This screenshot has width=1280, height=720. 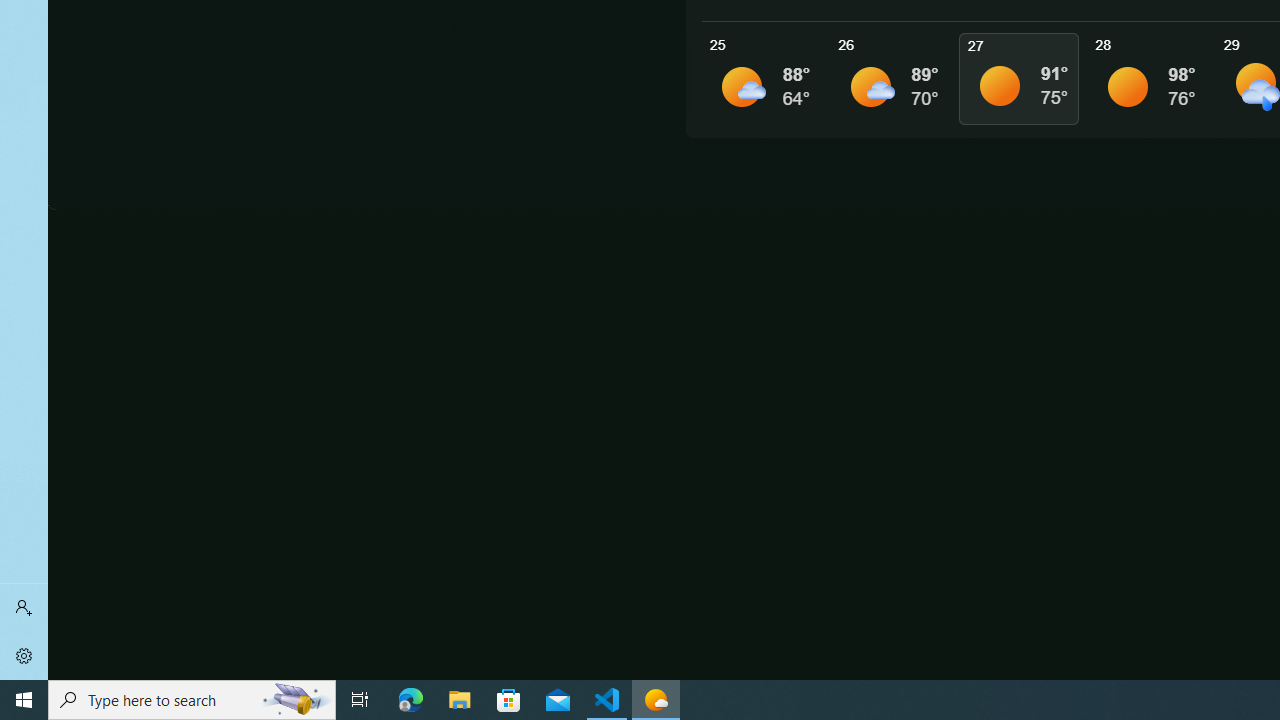 I want to click on 'Sign in', so click(x=24, y=607).